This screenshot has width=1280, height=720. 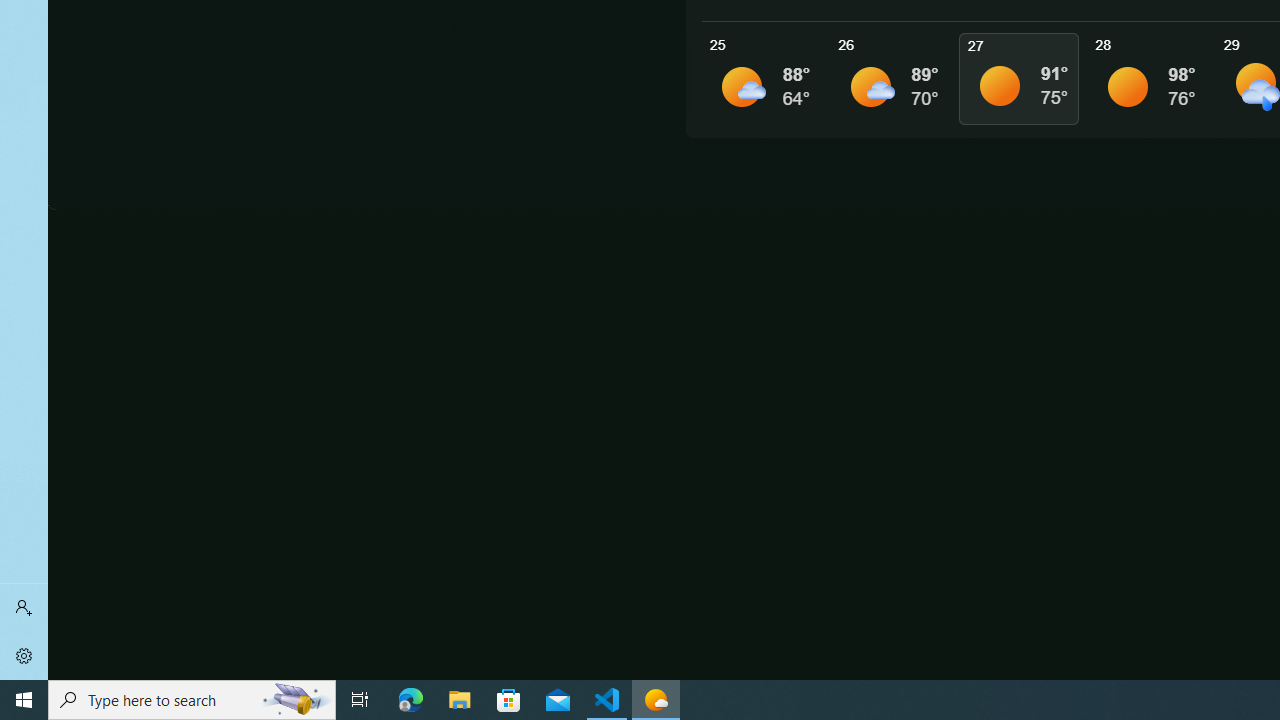 I want to click on 'Sign in', so click(x=24, y=607).